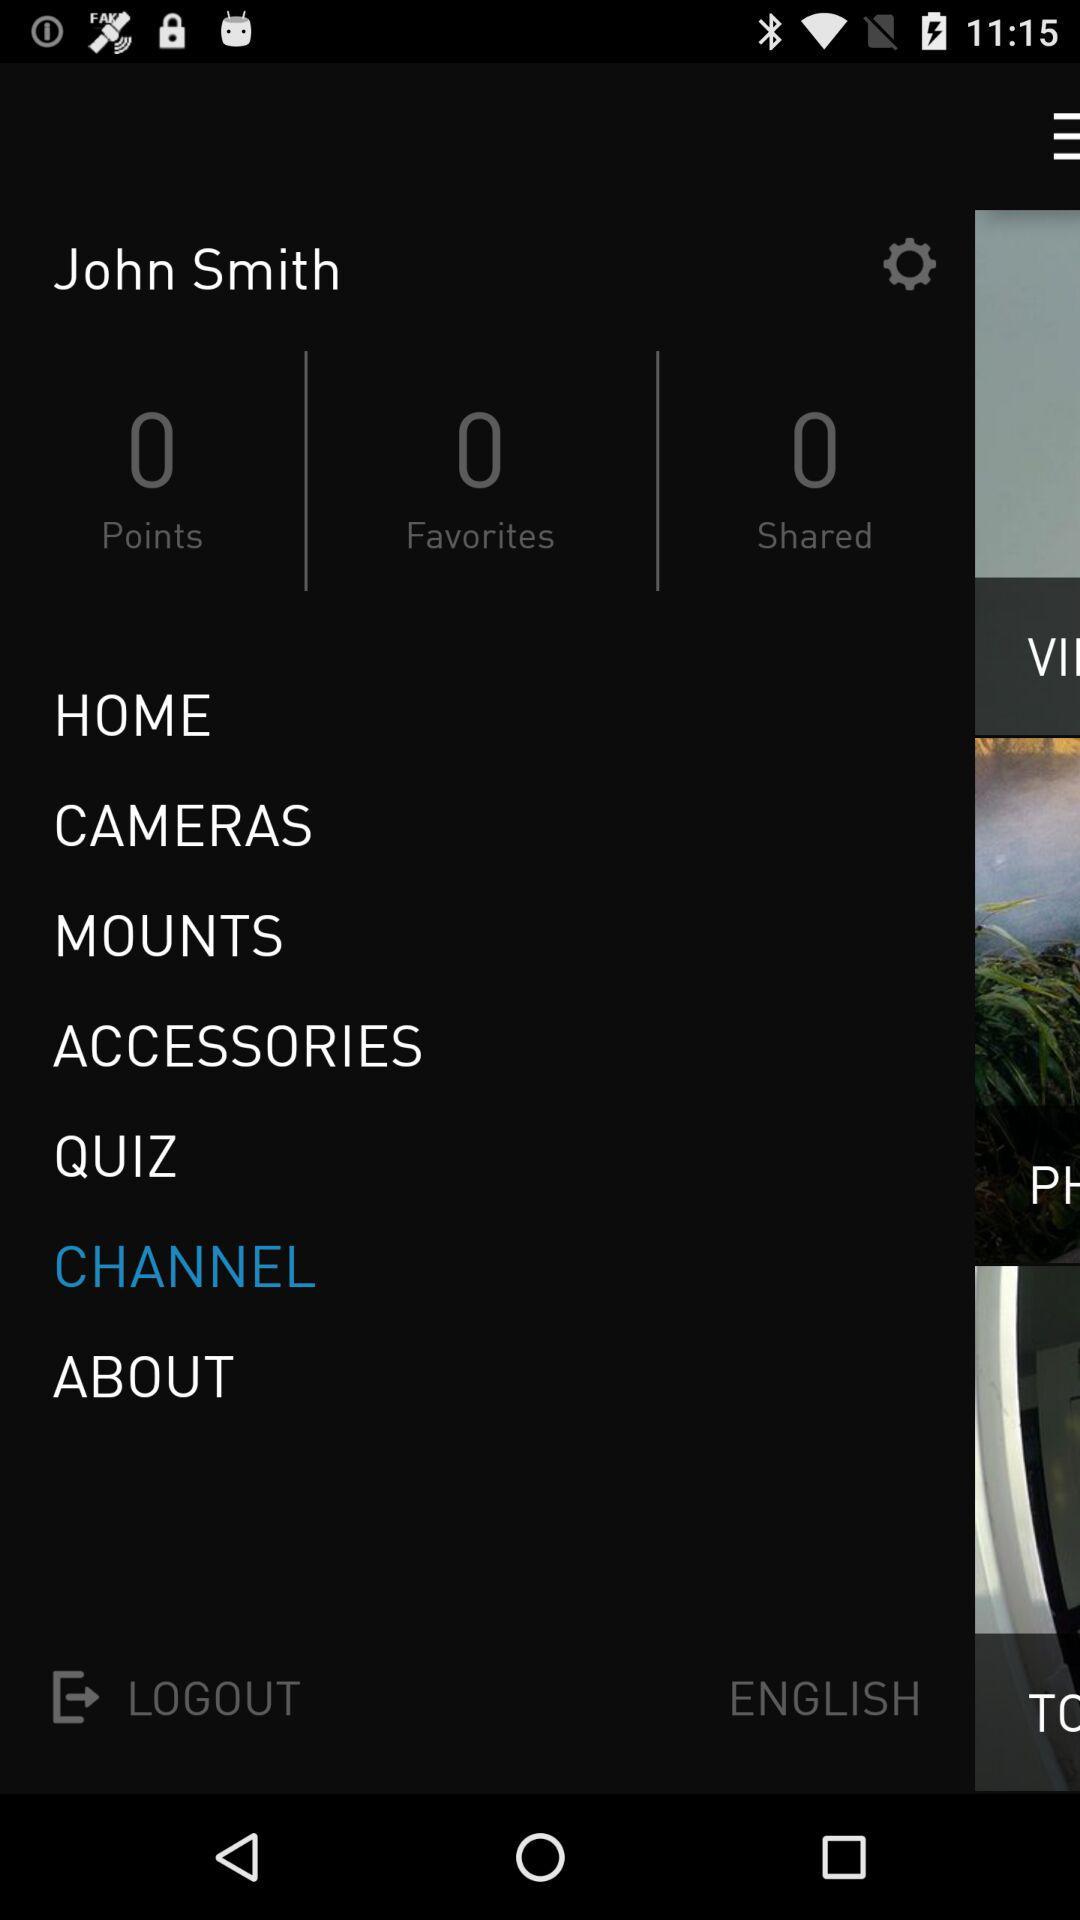 The width and height of the screenshot is (1080, 1920). Describe the element at coordinates (909, 281) in the screenshot. I see `the settings icon` at that location.